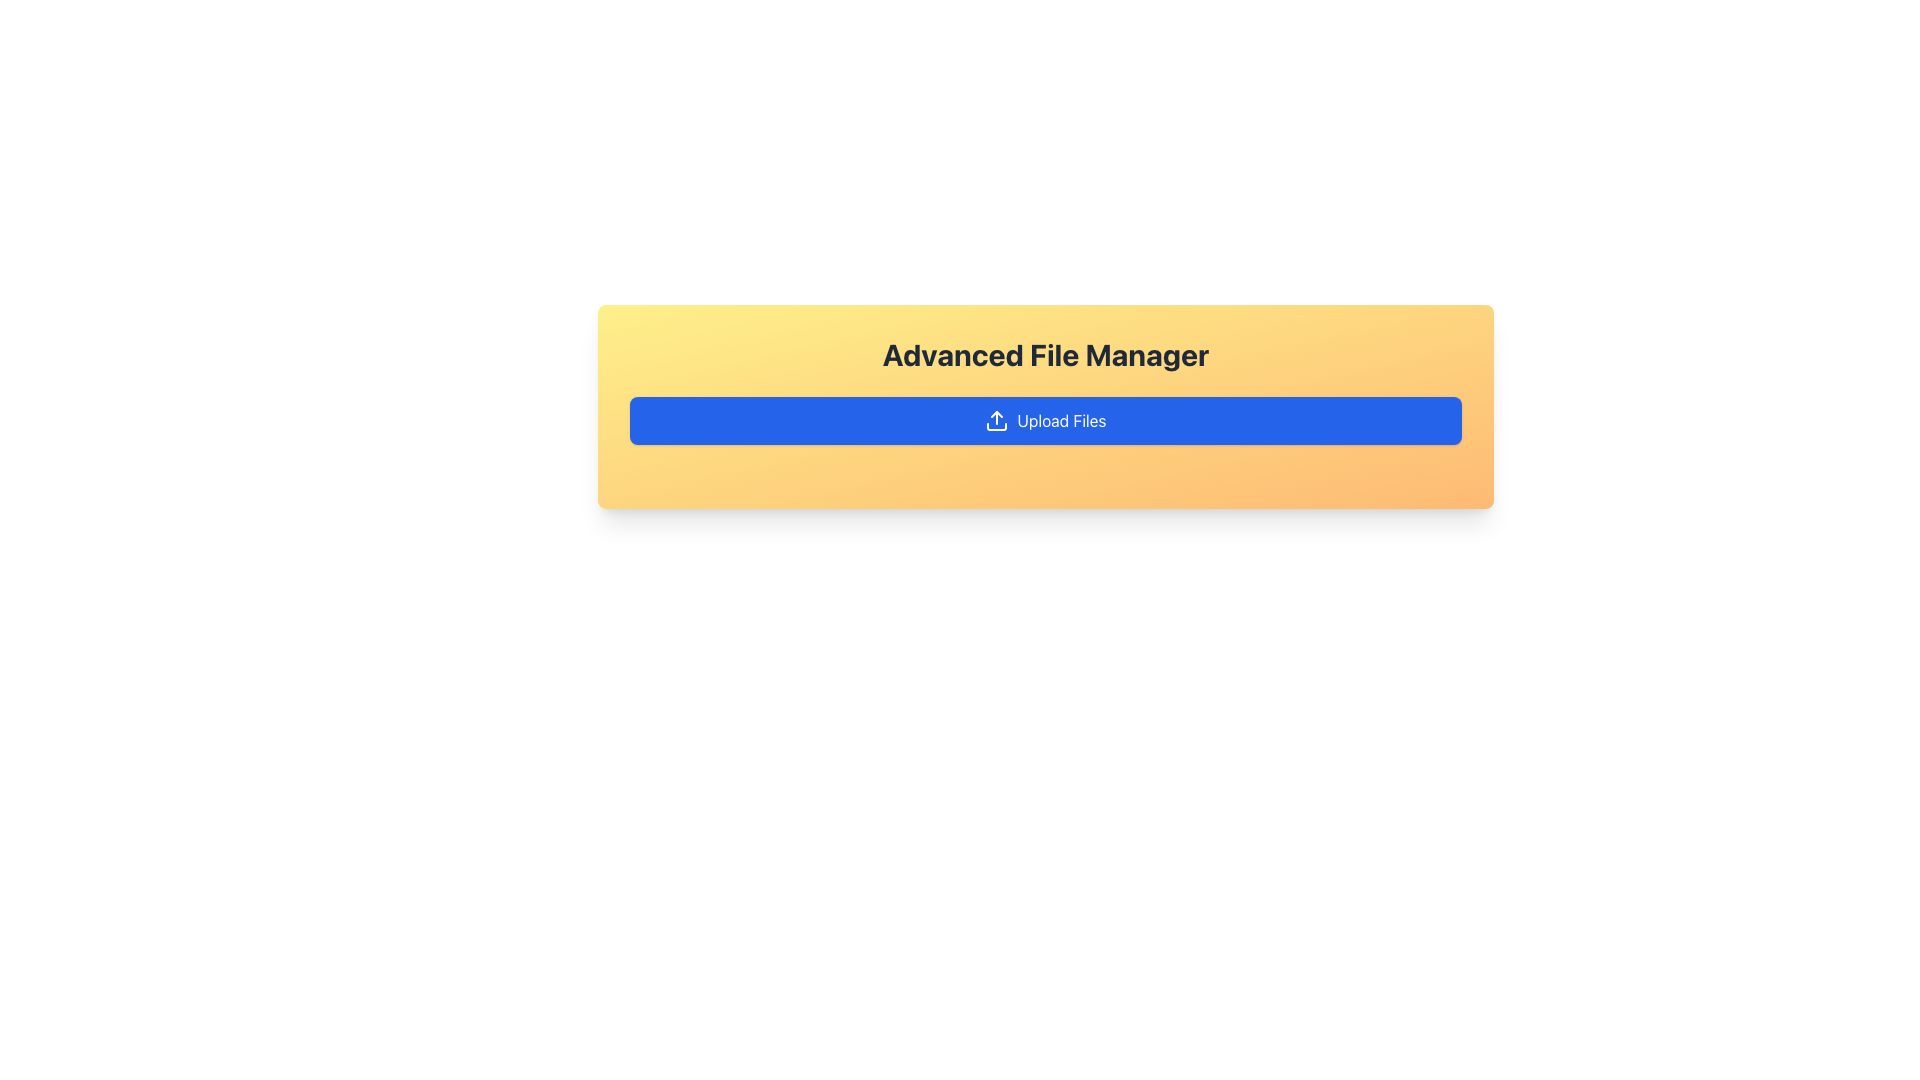  Describe the element at coordinates (1045, 353) in the screenshot. I see `the non-interactive text label displaying 'Advanced File Manager' which is styled in bold and large text, centered, and colored dark gray on a light gradient background` at that location.